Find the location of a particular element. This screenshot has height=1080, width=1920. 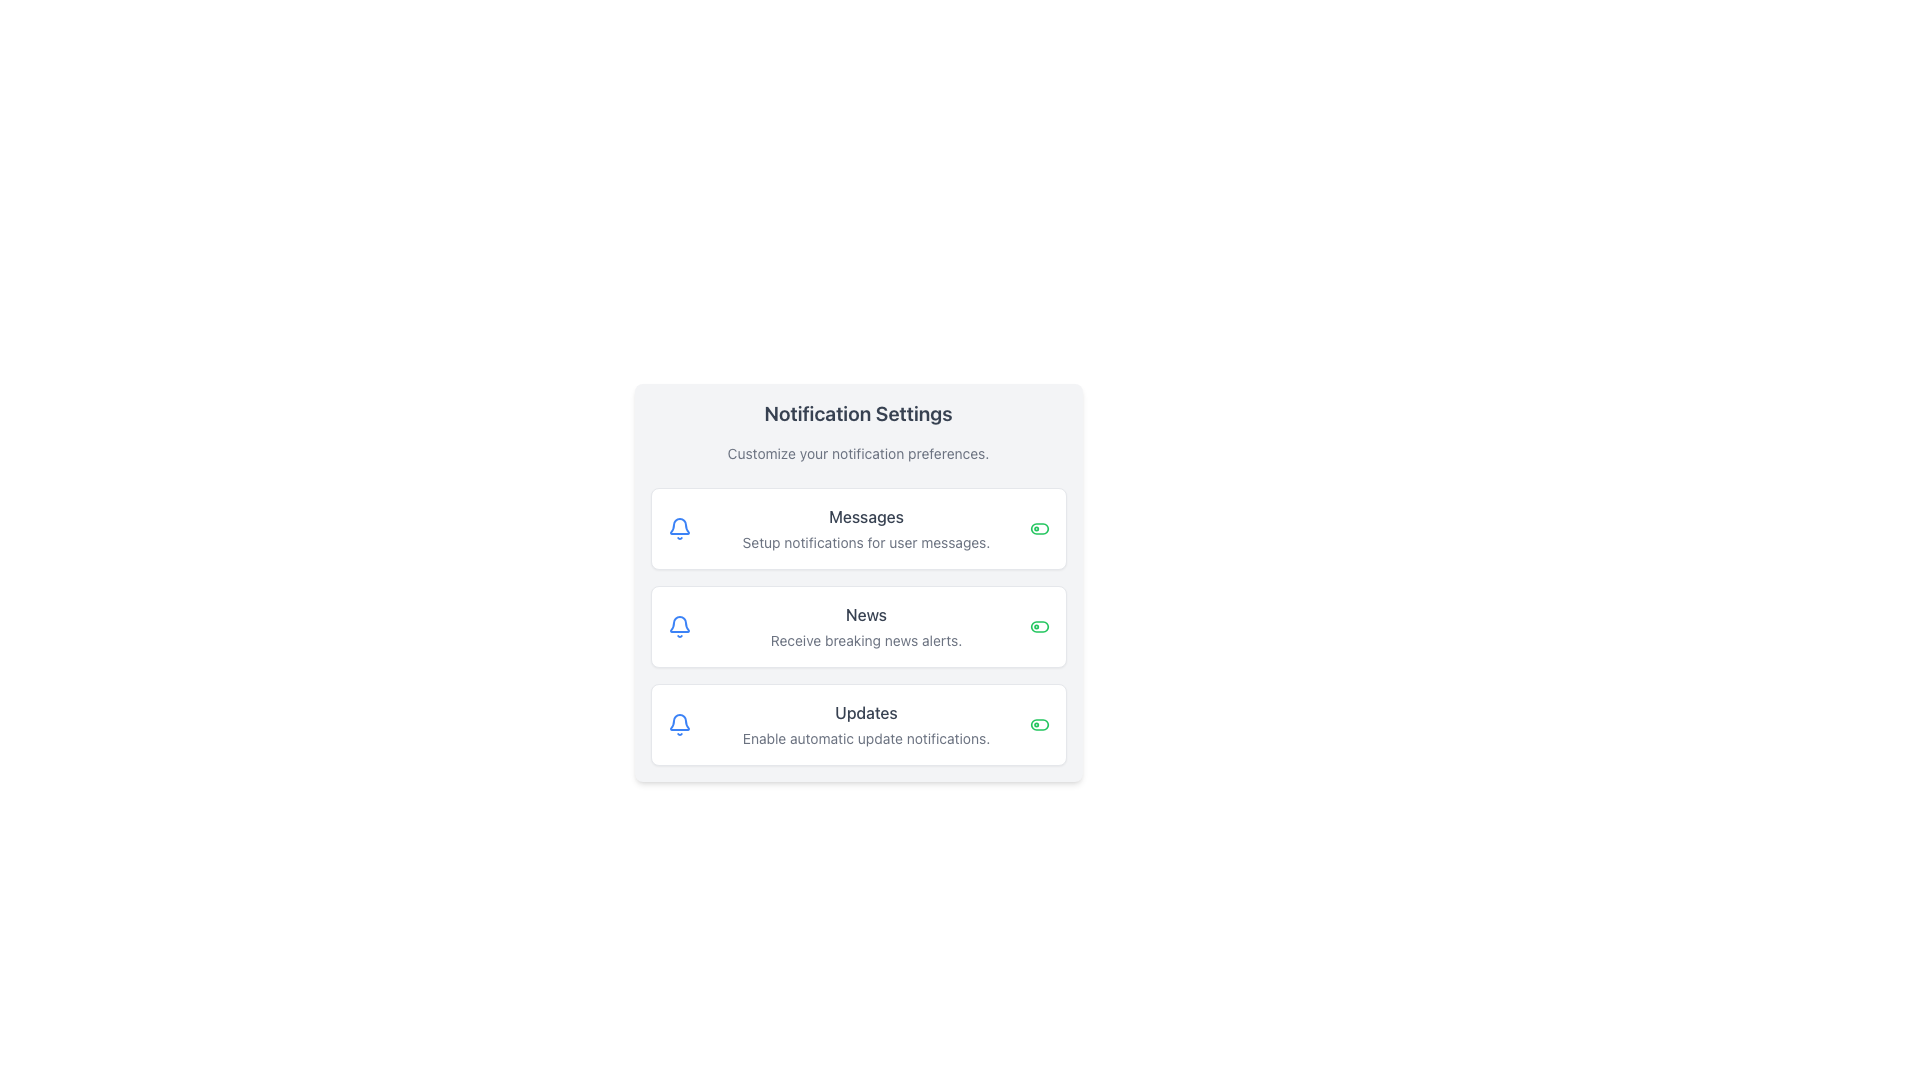

details of the informational text block element that contains the bolded text 'Updates' and the smaller text 'Enable automatic update notifications.', located in the third position of a vertical stack of notification settings cards is located at coordinates (866, 725).